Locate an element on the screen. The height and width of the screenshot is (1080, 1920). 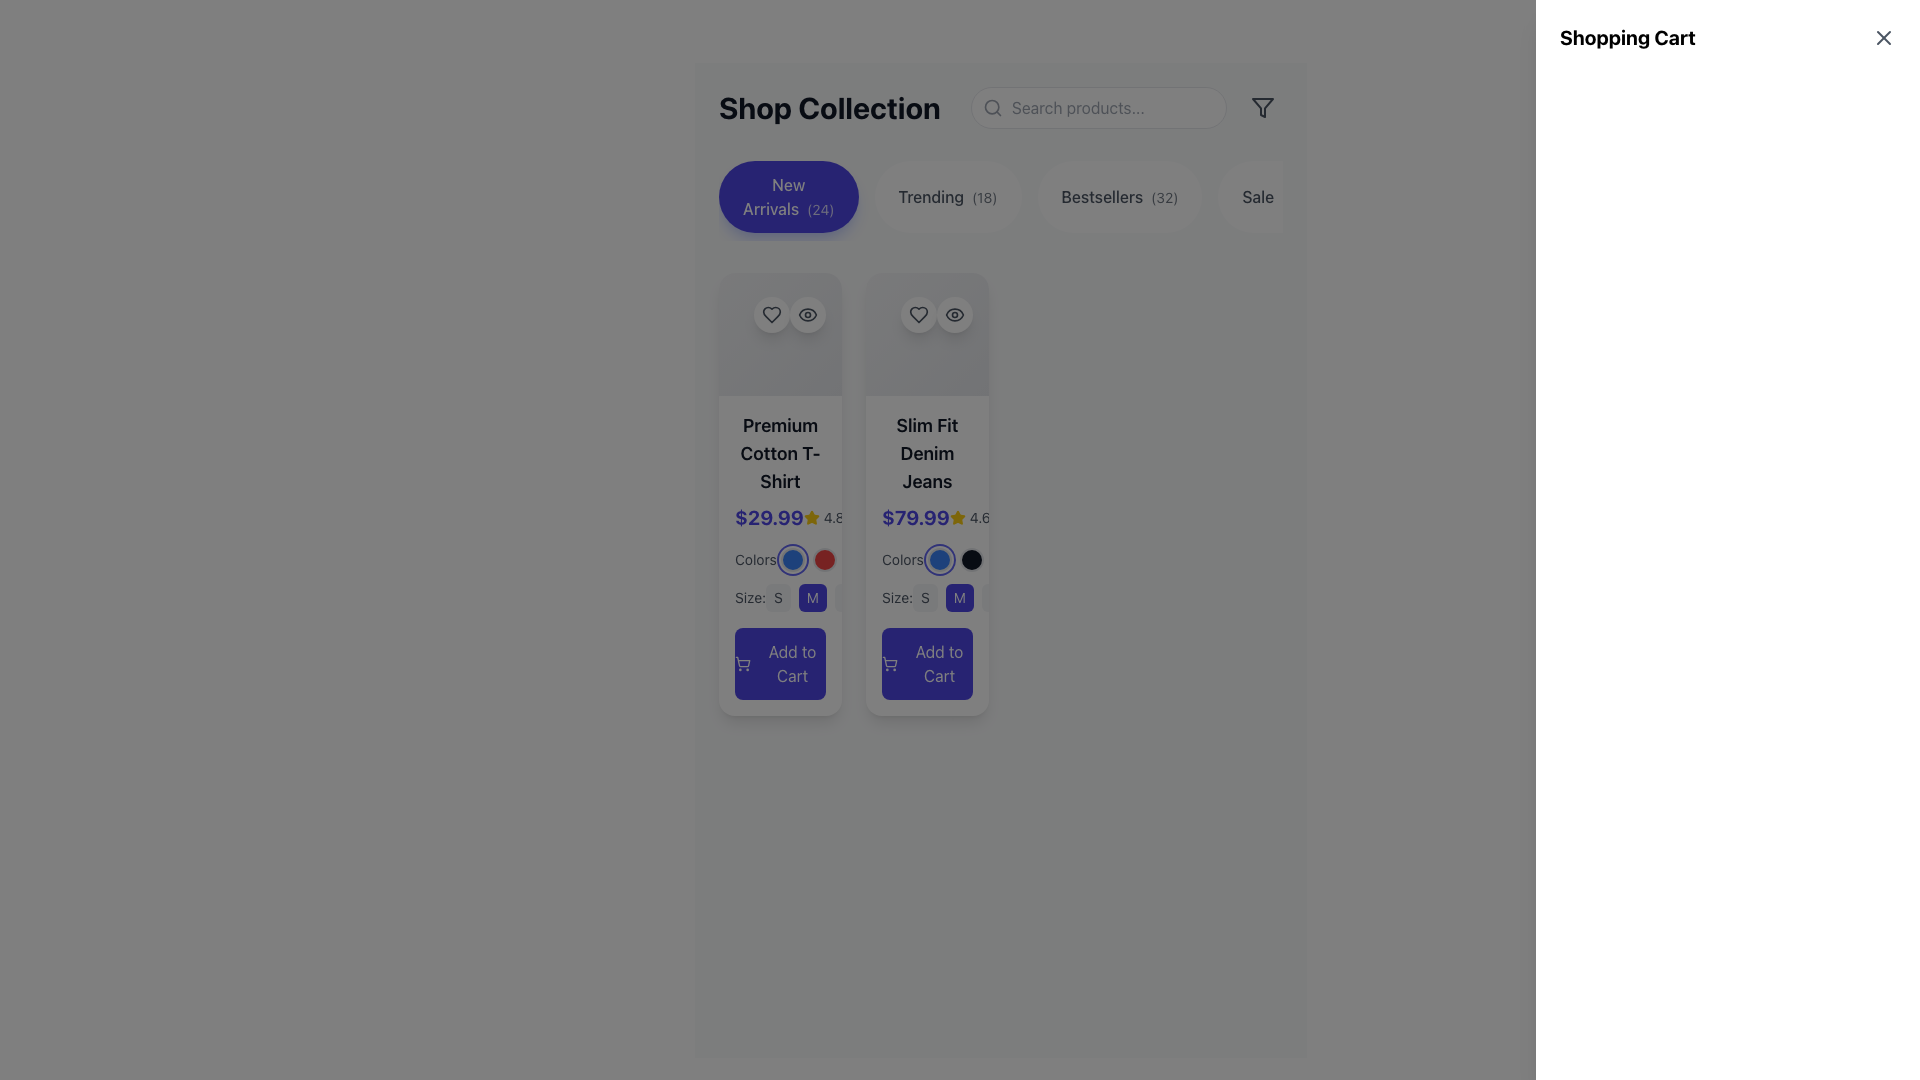
the black color circle in the Color selector for the 'Slim Fit Denim Jeans' product, which is located below the price and rating section and above the size selector is located at coordinates (926, 559).